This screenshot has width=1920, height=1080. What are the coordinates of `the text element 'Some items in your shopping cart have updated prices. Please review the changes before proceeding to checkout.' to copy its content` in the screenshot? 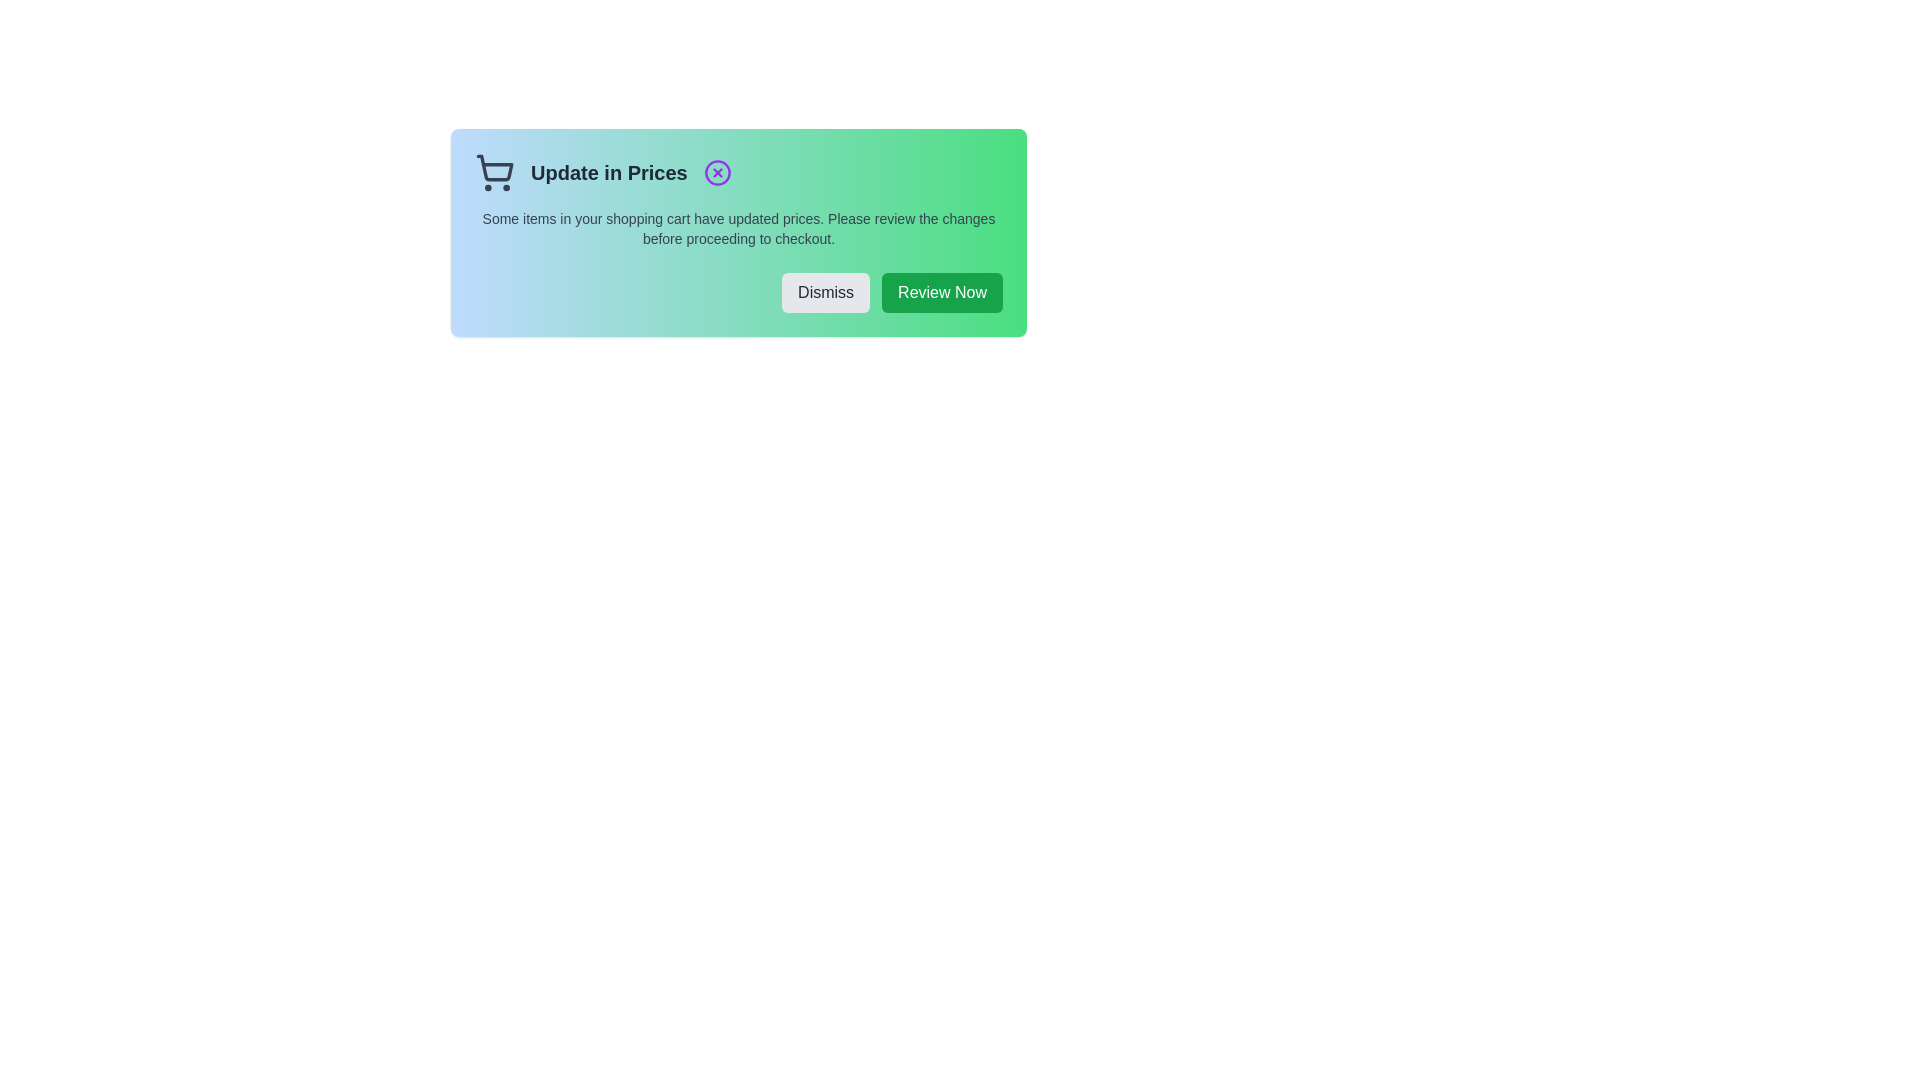 It's located at (738, 227).